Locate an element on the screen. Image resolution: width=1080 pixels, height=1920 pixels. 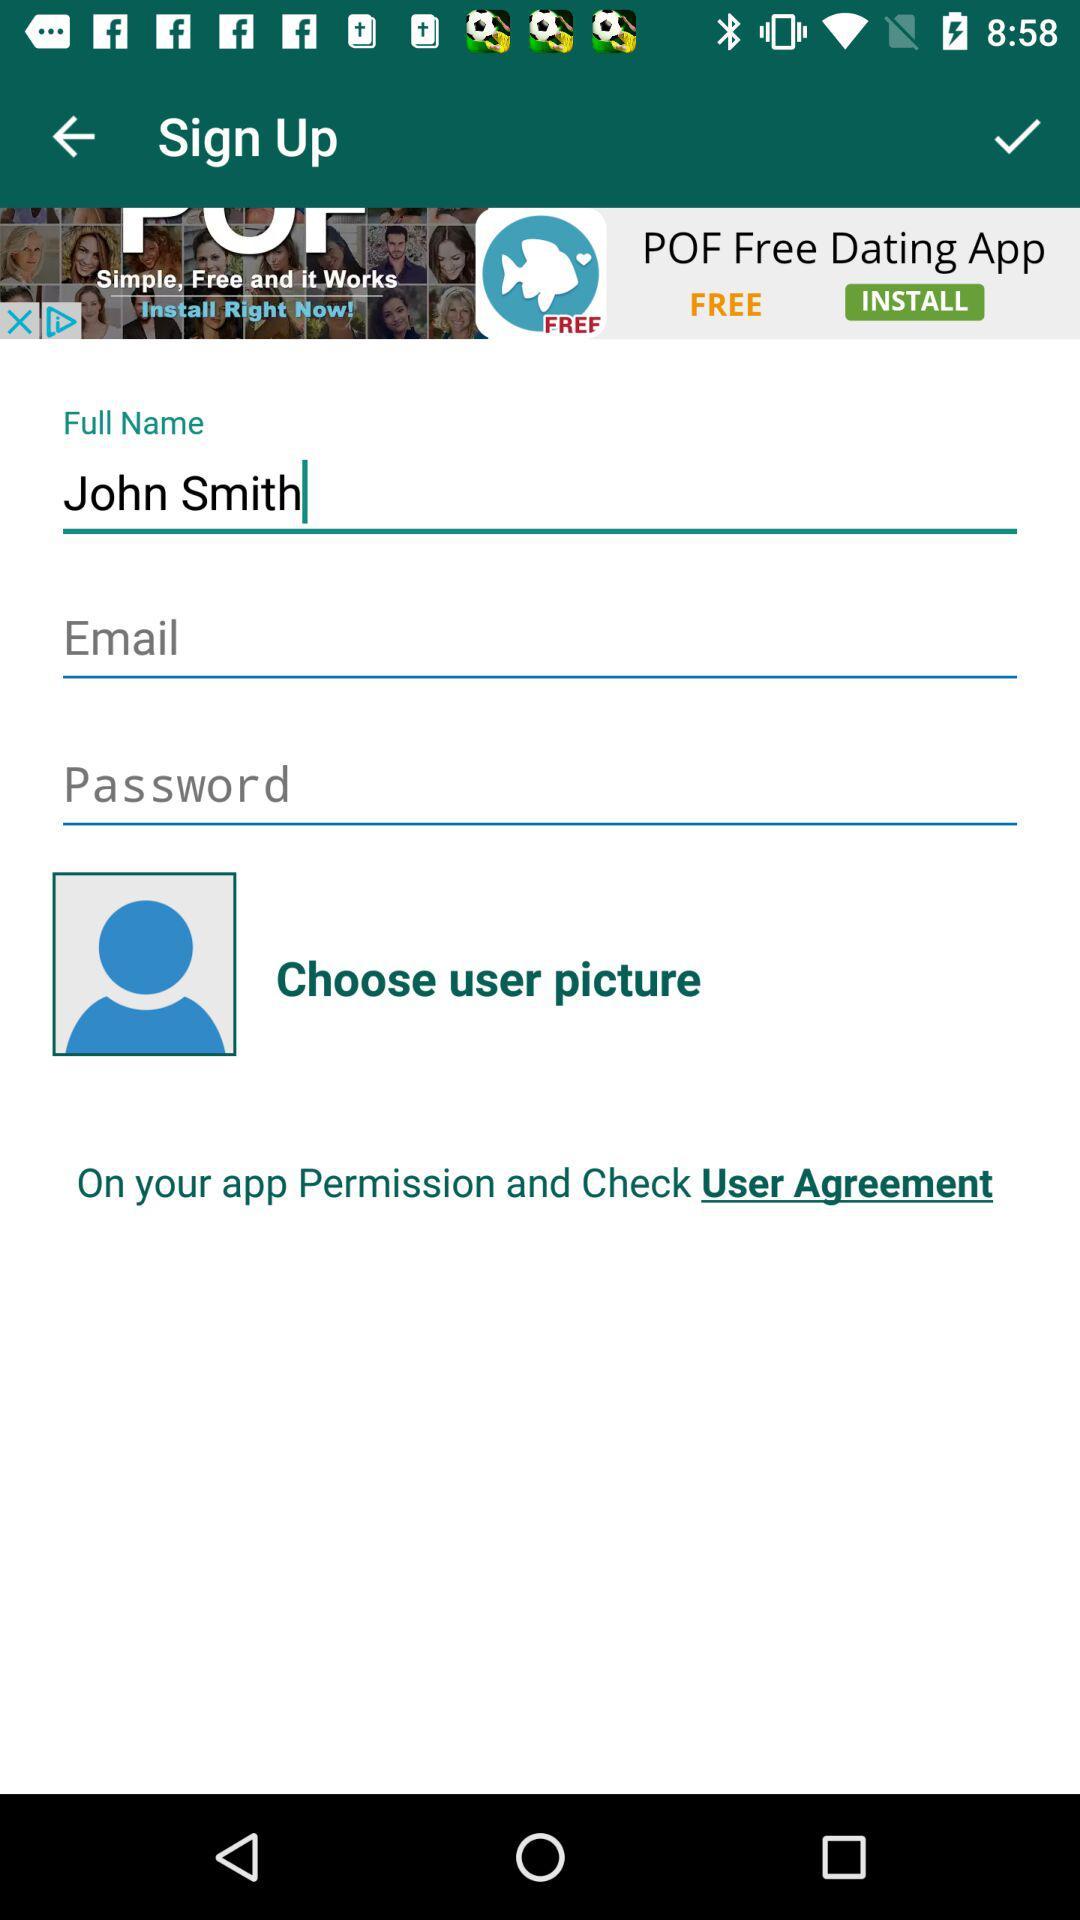
profile details is located at coordinates (540, 272).